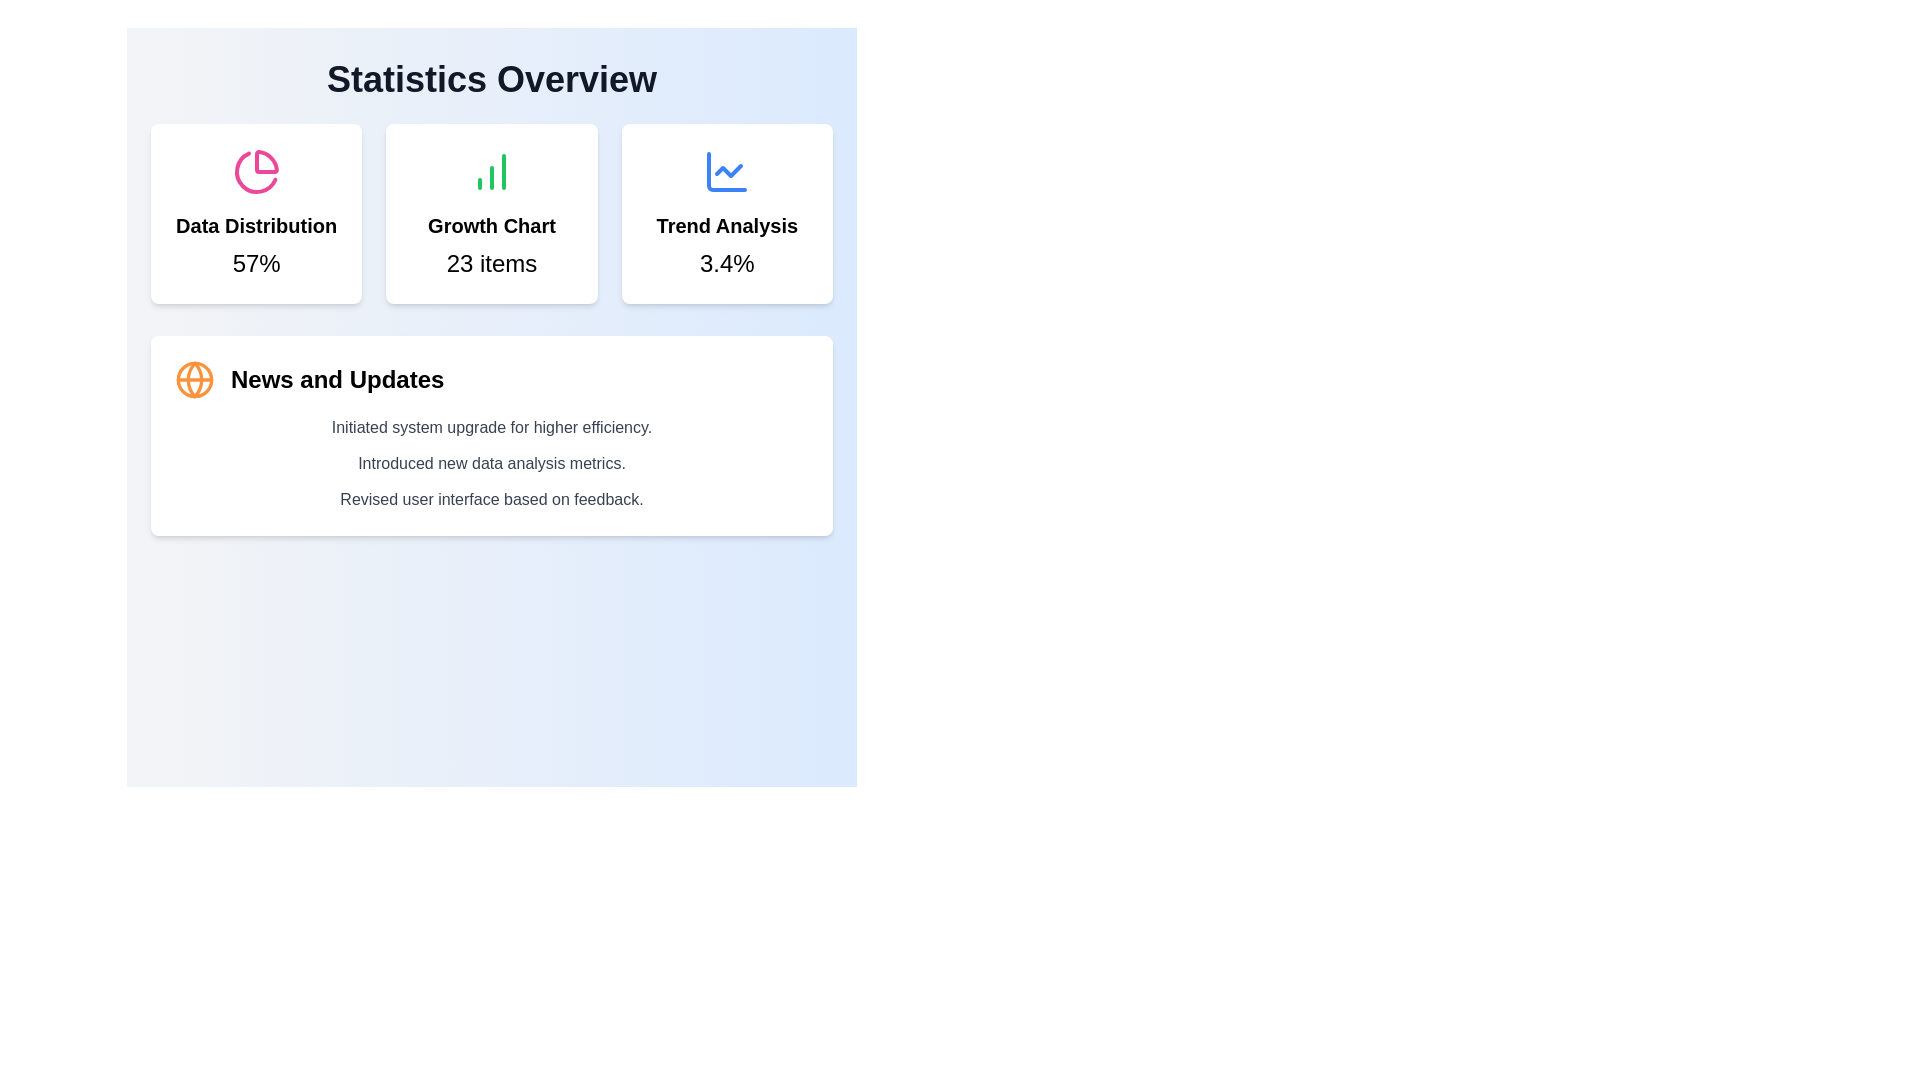 Image resolution: width=1920 pixels, height=1080 pixels. What do you see at coordinates (491, 213) in the screenshot?
I see `information displayed on the informational card titled 'Growth Chart', which is the middle card in a row of three cards, featuring a green bar chart icon and the text '23 items'` at bounding box center [491, 213].